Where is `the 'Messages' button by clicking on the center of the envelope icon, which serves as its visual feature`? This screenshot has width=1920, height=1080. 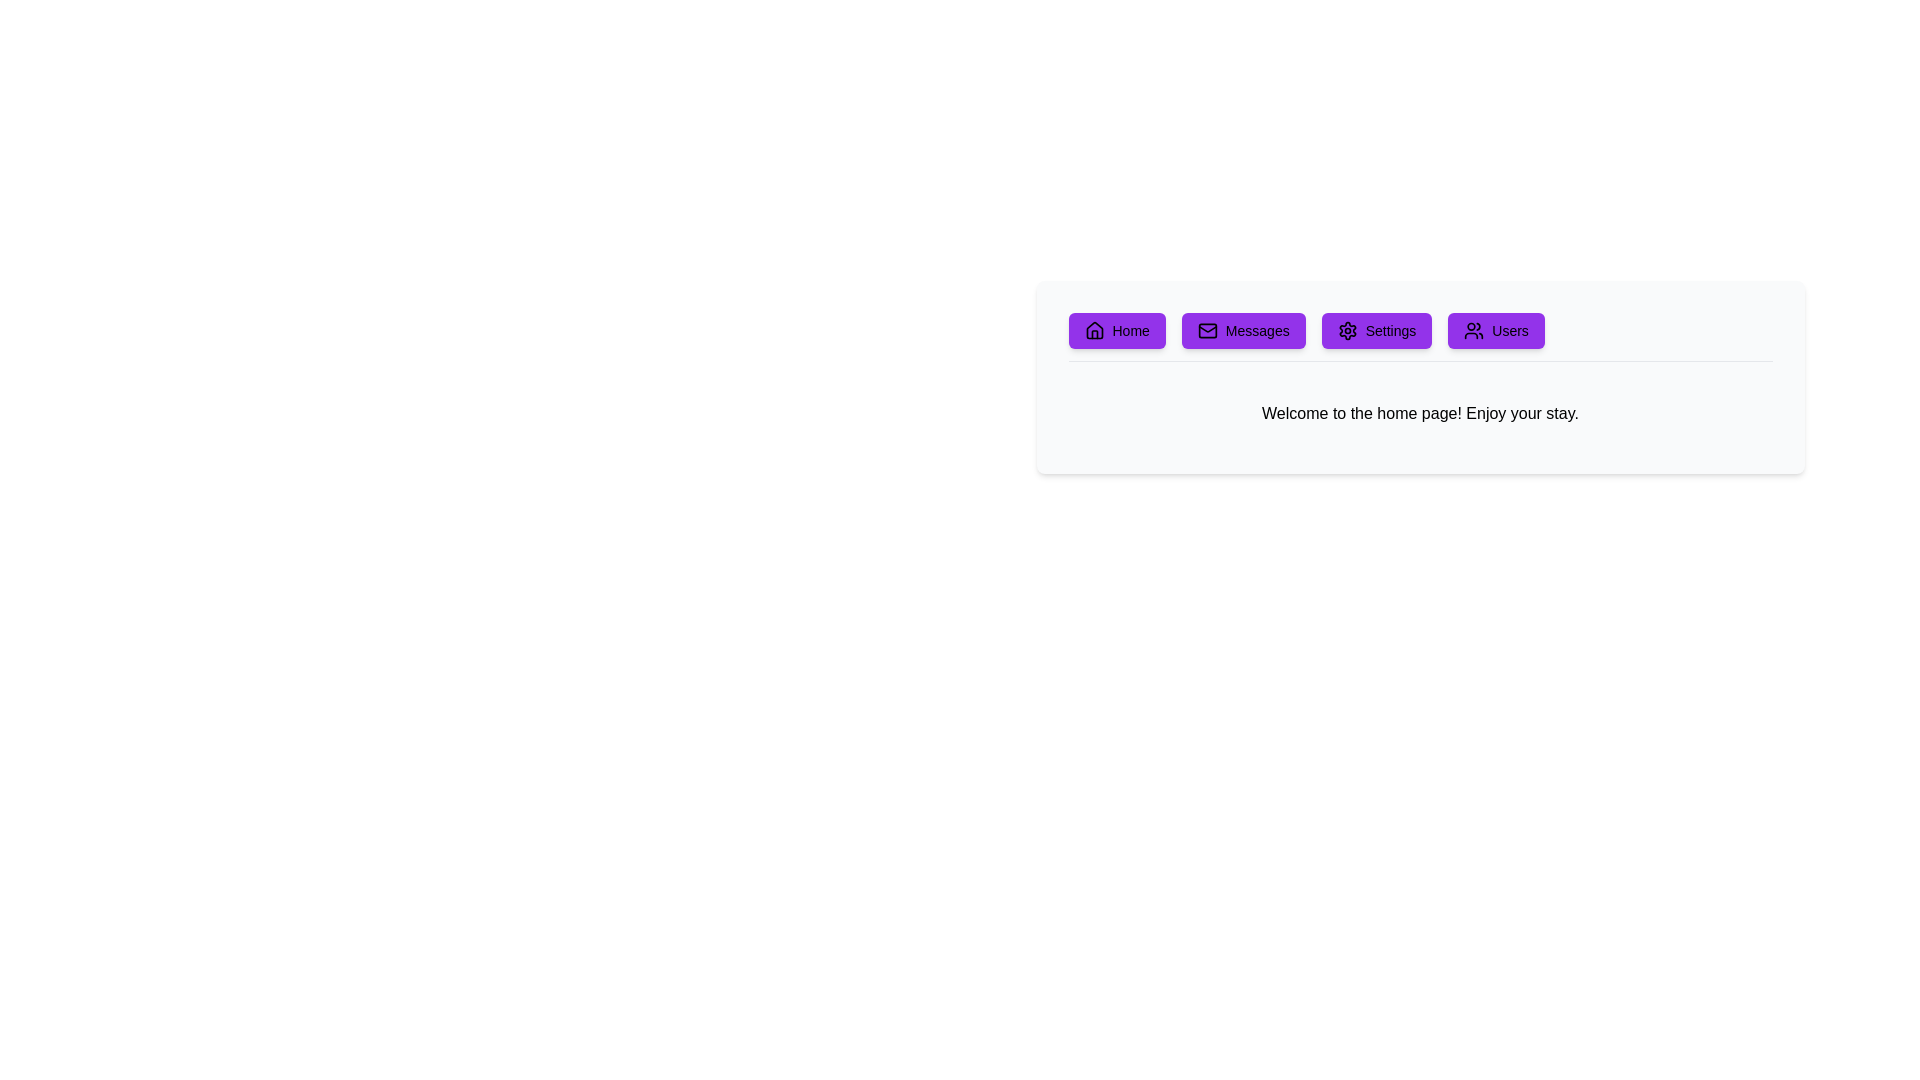
the 'Messages' button by clicking on the center of the envelope icon, which serves as its visual feature is located at coordinates (1206, 328).